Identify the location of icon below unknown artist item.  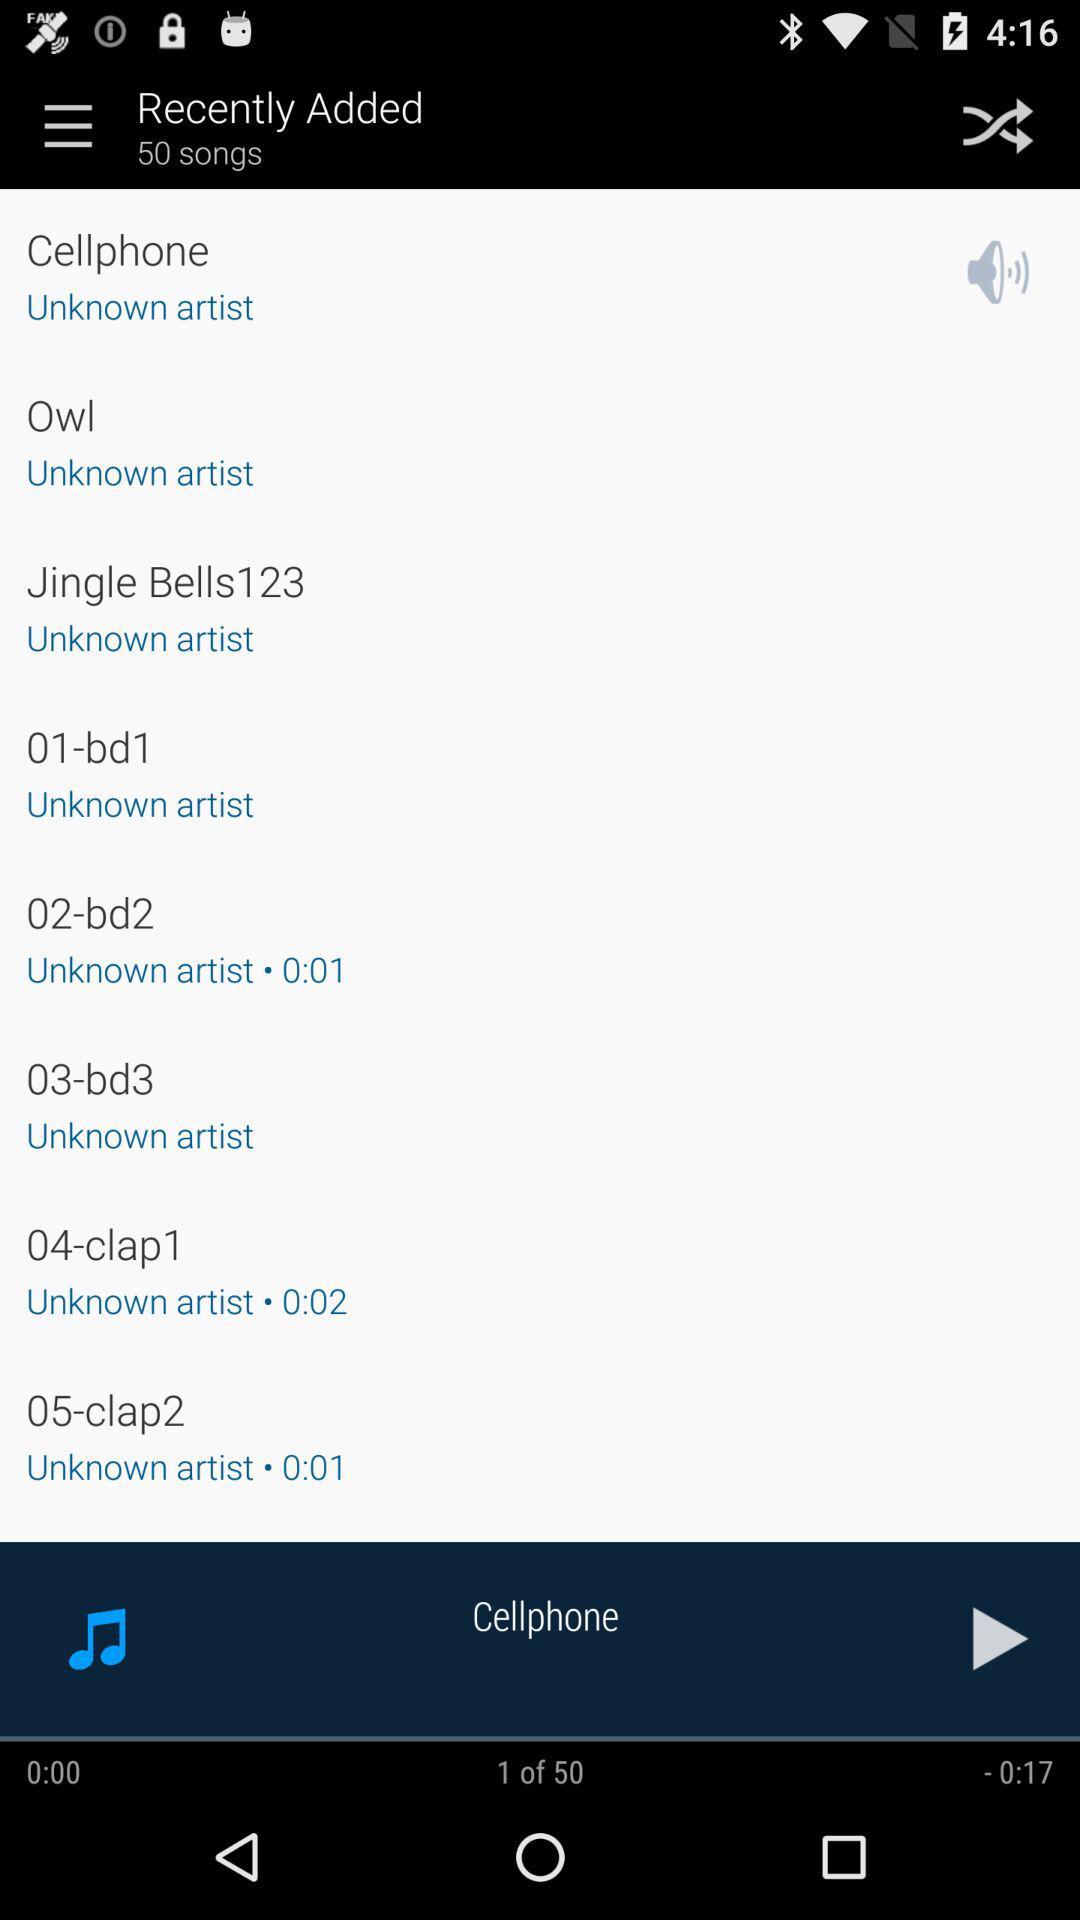
(105, 1242).